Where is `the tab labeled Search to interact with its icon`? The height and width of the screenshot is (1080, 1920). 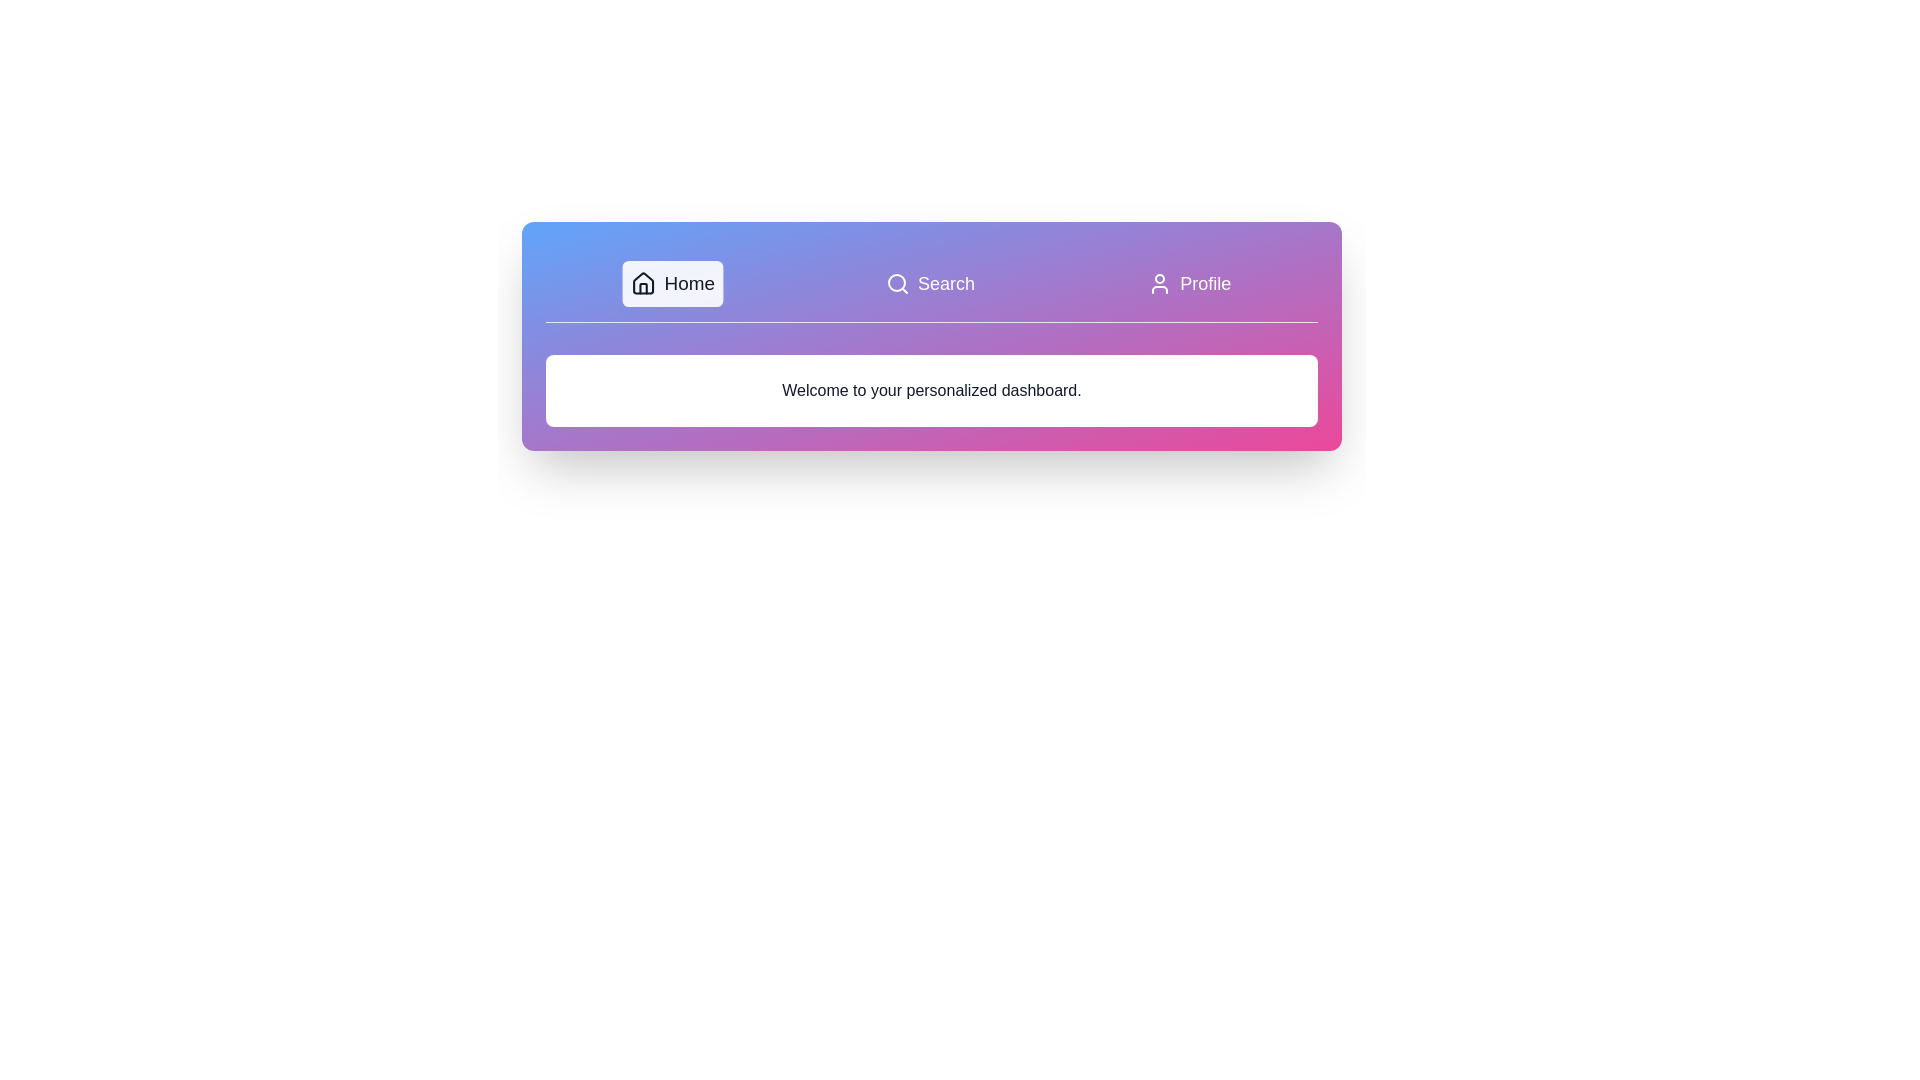
the tab labeled Search to interact with its icon is located at coordinates (929, 284).